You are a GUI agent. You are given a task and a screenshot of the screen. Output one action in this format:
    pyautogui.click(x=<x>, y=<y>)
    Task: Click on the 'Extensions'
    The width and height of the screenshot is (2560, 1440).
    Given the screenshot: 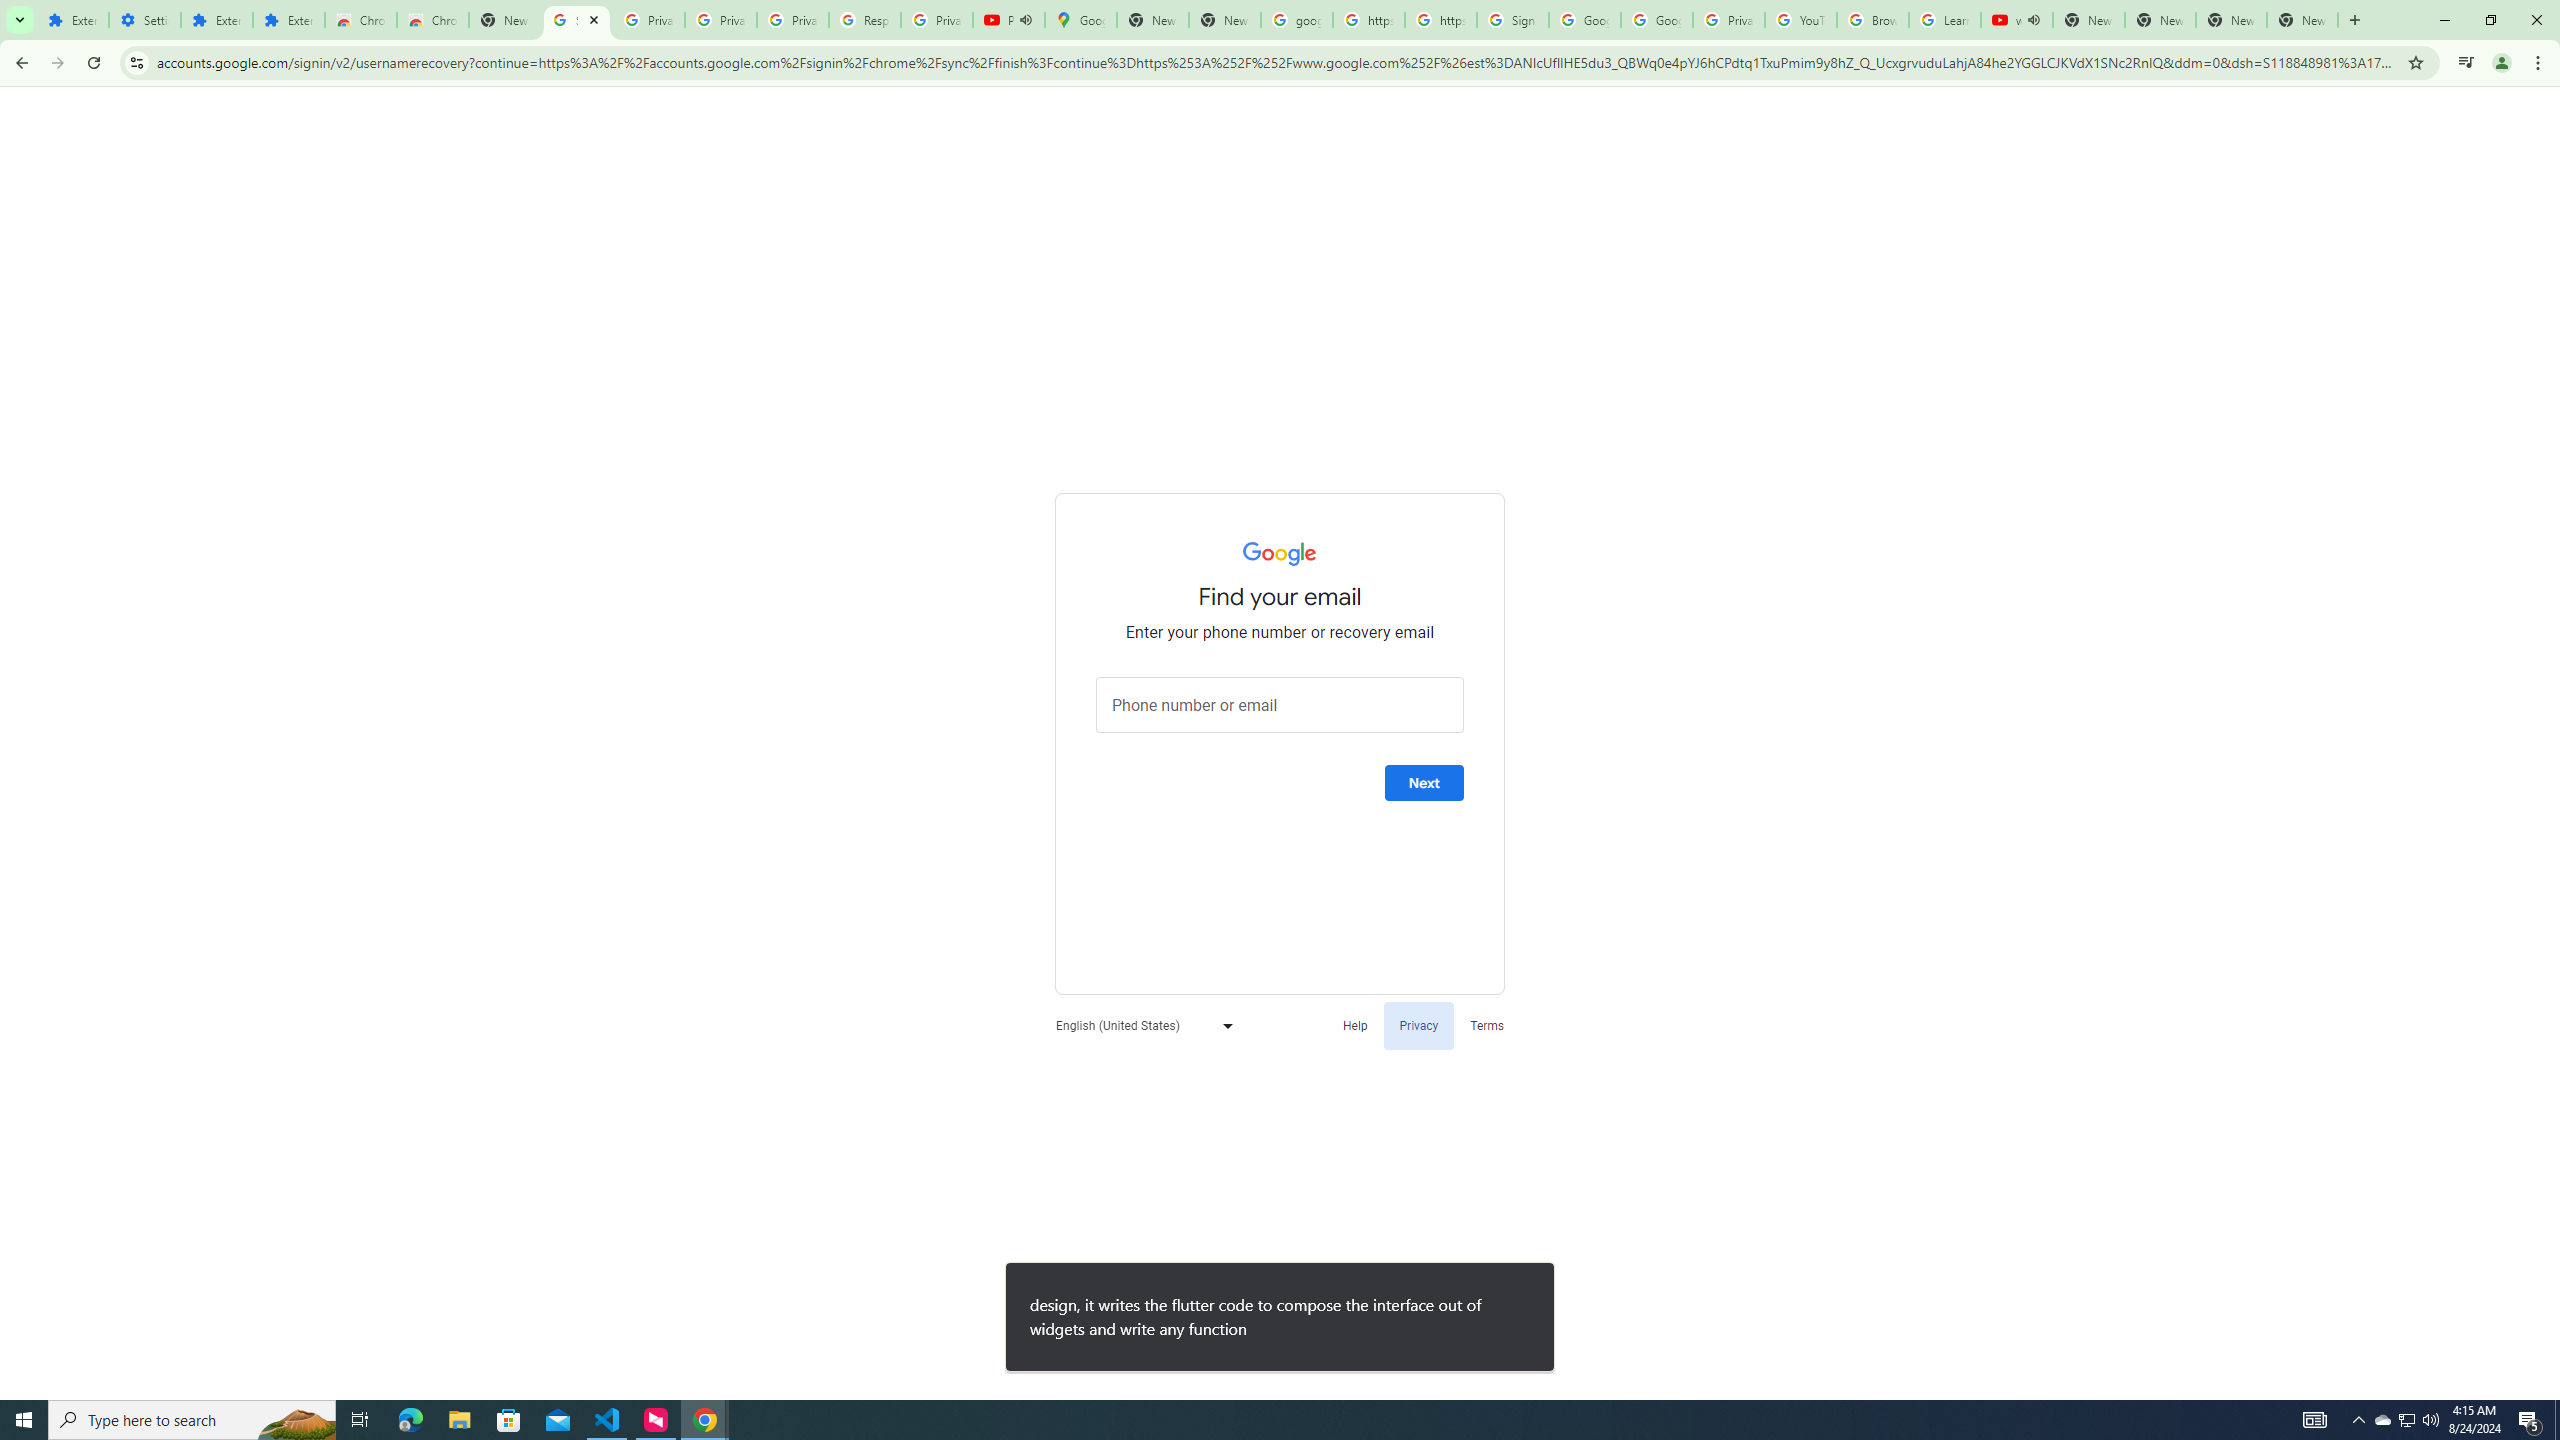 What is the action you would take?
    pyautogui.click(x=72, y=19)
    